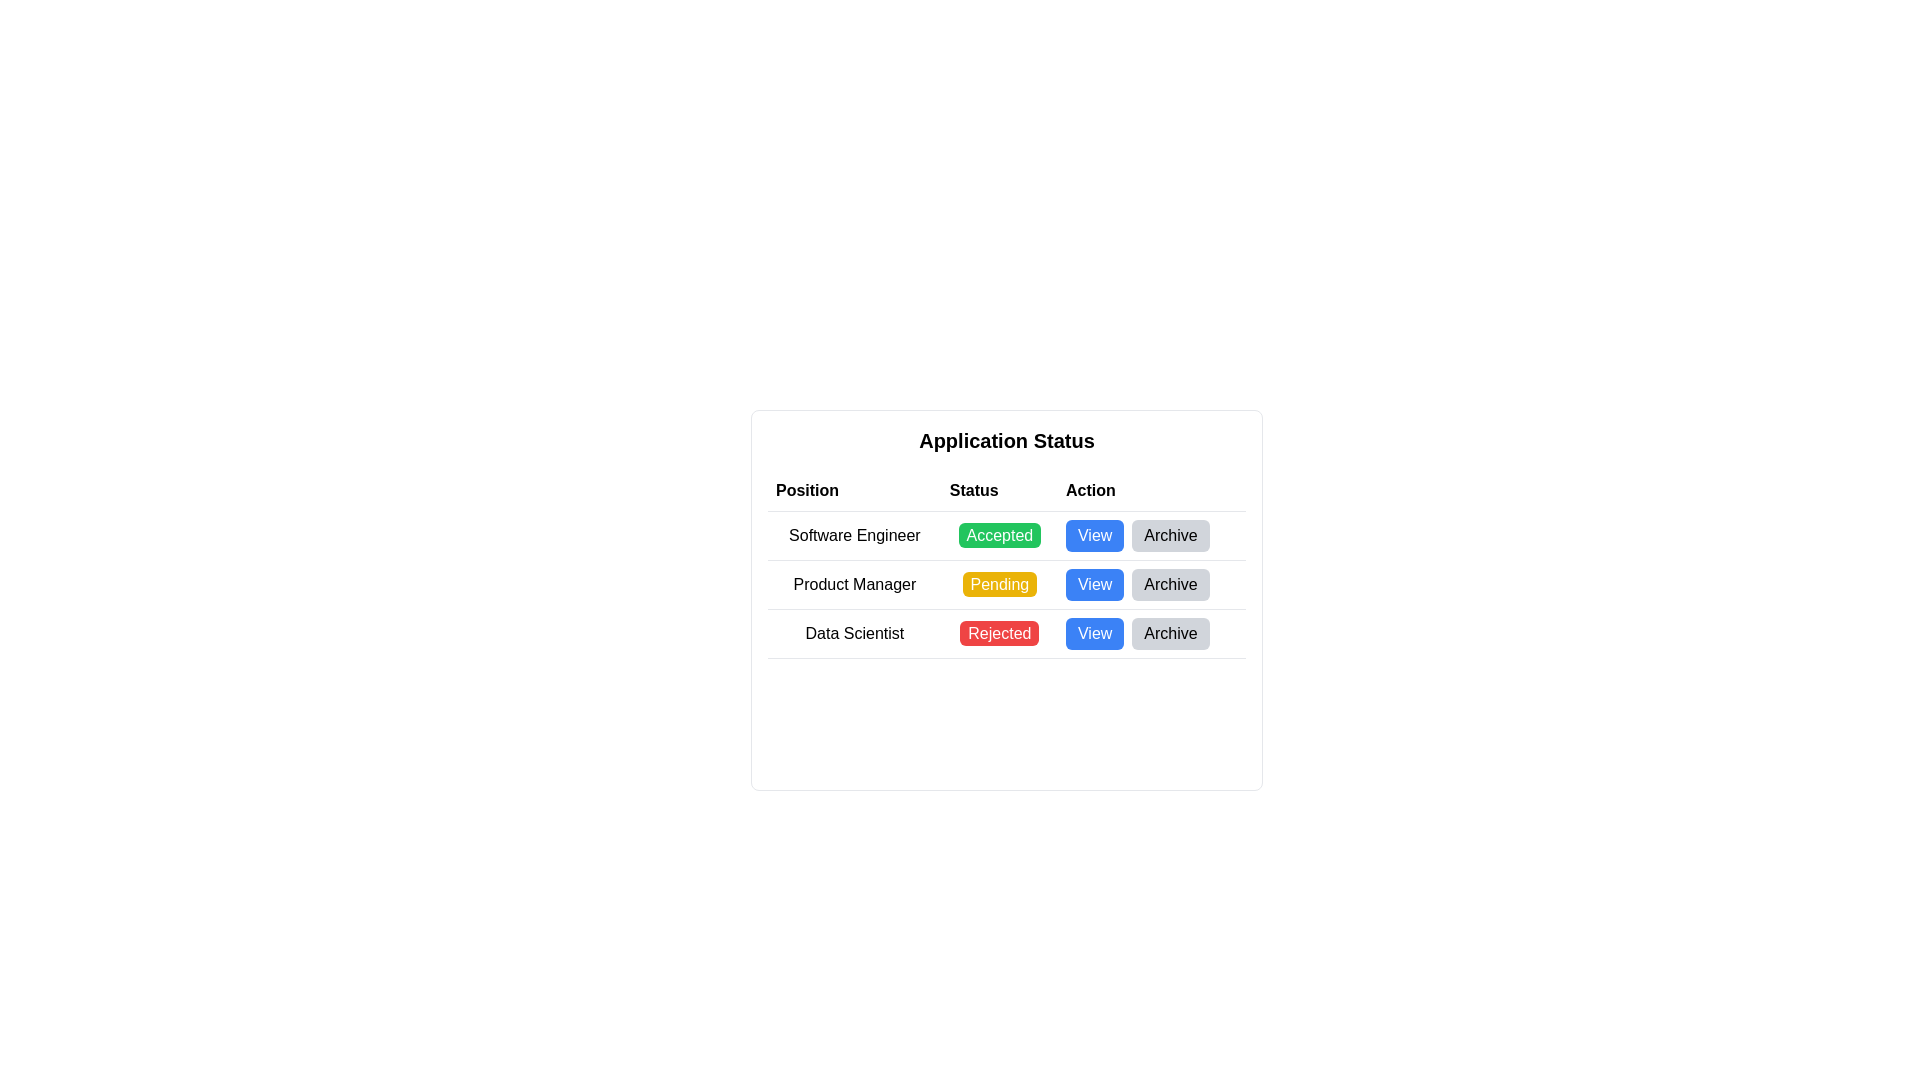 Image resolution: width=1920 pixels, height=1080 pixels. I want to click on status text of the 'Rejected' indicator in the 'Status' column for the 'Data Scientist' position, so click(999, 633).